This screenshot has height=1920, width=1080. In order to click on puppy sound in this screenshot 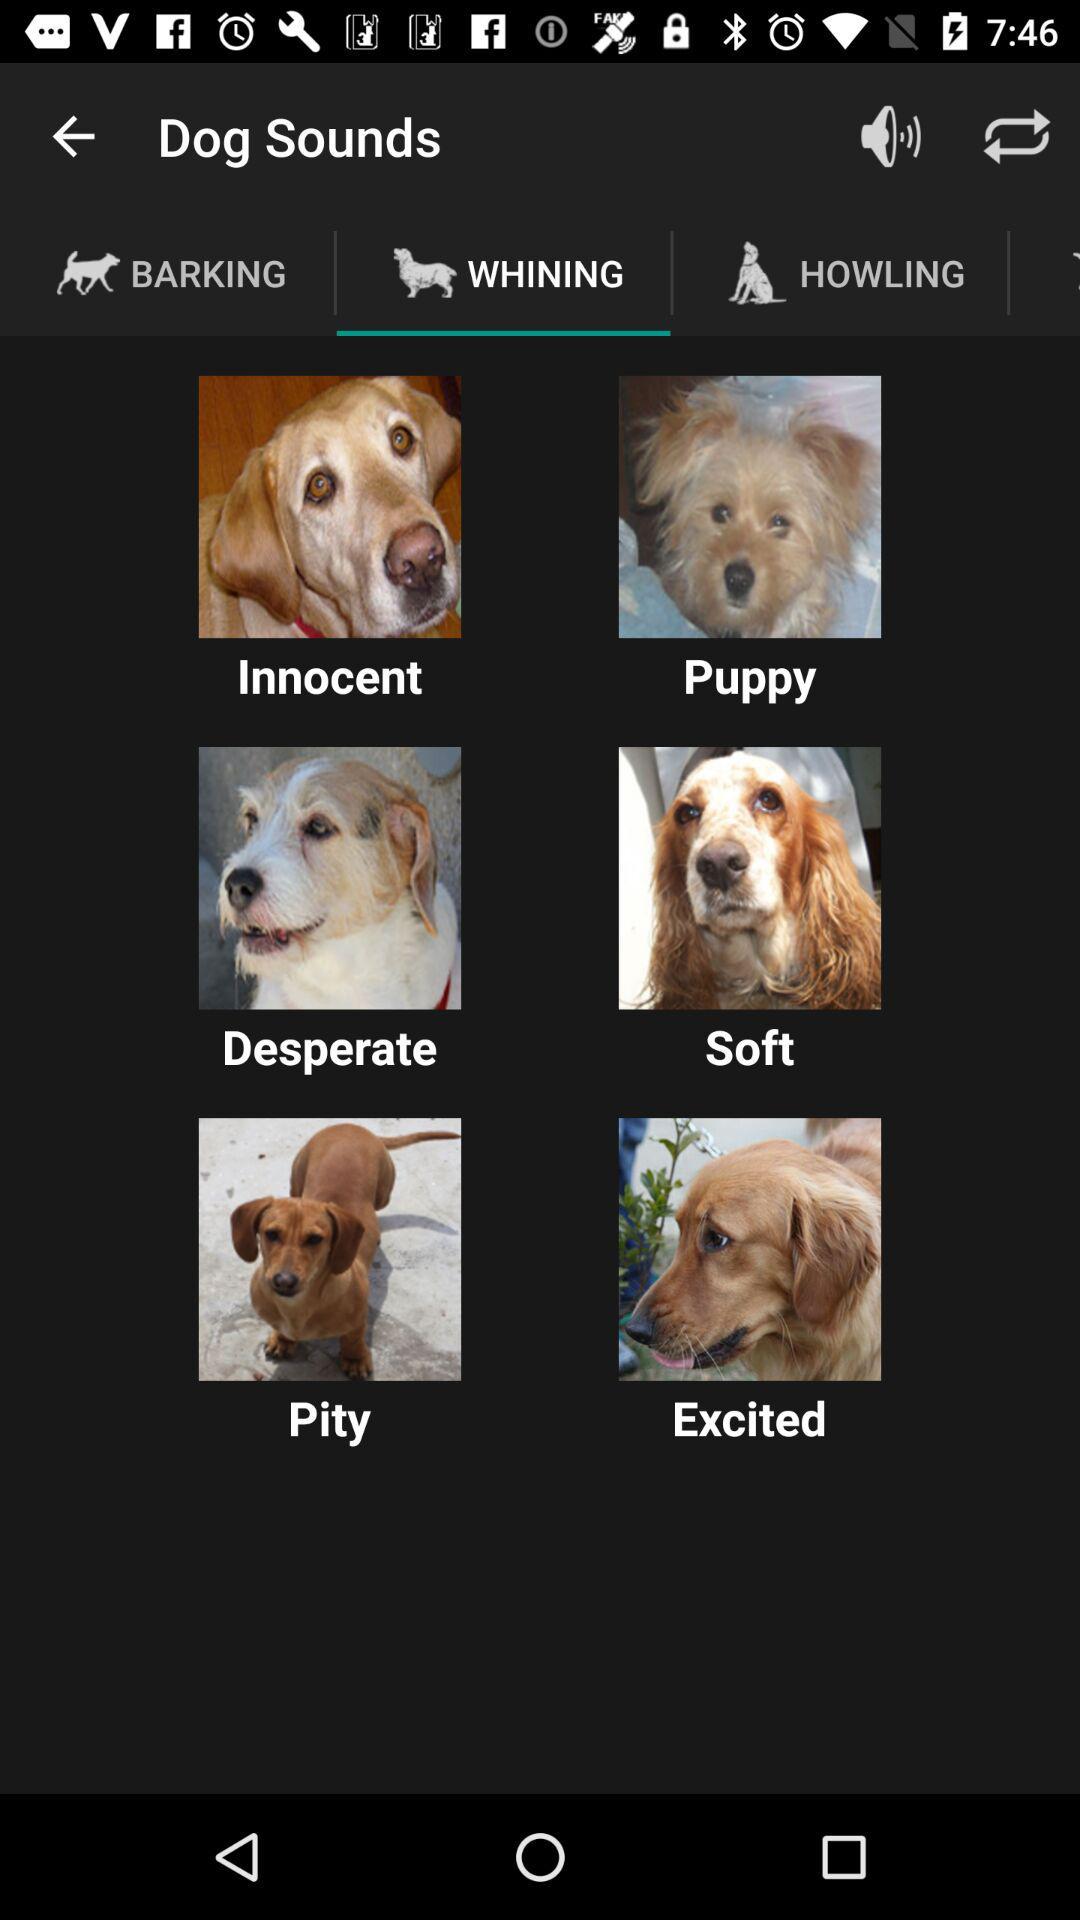, I will do `click(749, 507)`.